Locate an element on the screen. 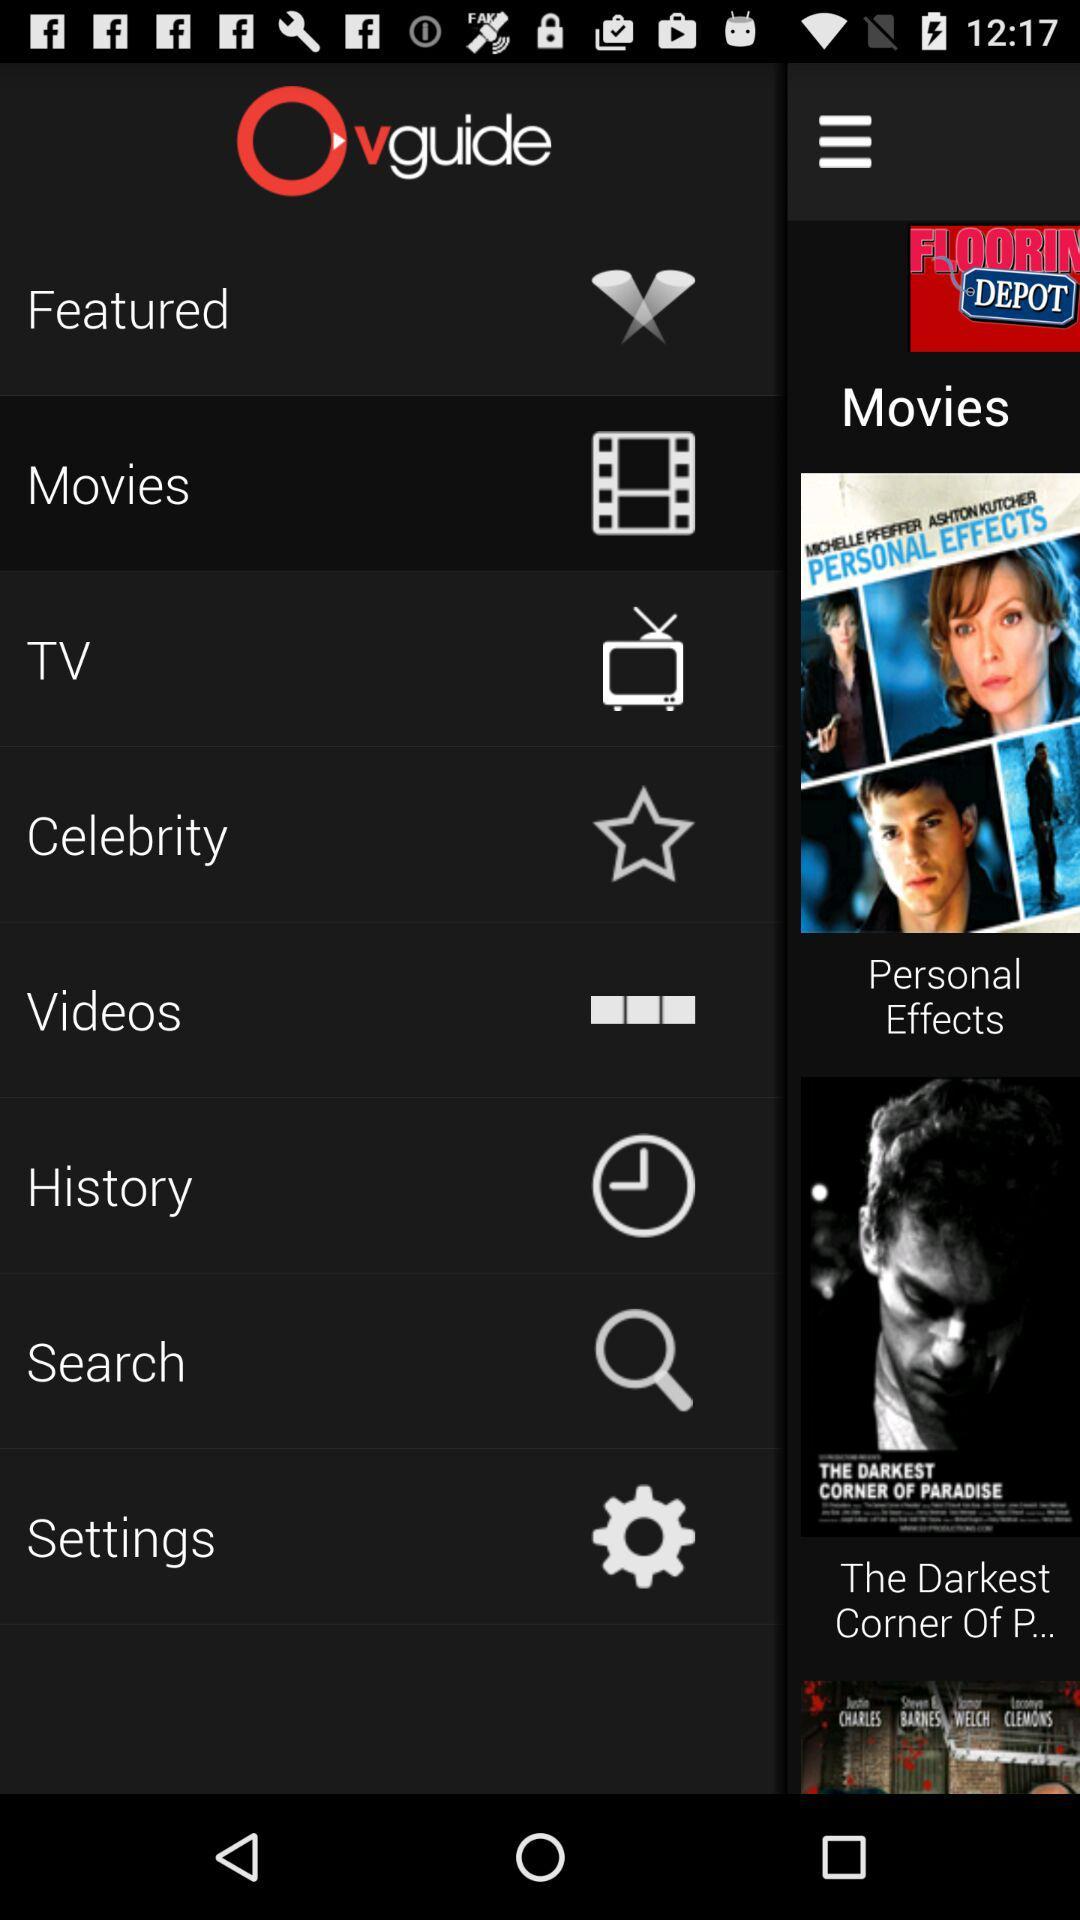 The height and width of the screenshot is (1920, 1080). menu is located at coordinates (845, 140).